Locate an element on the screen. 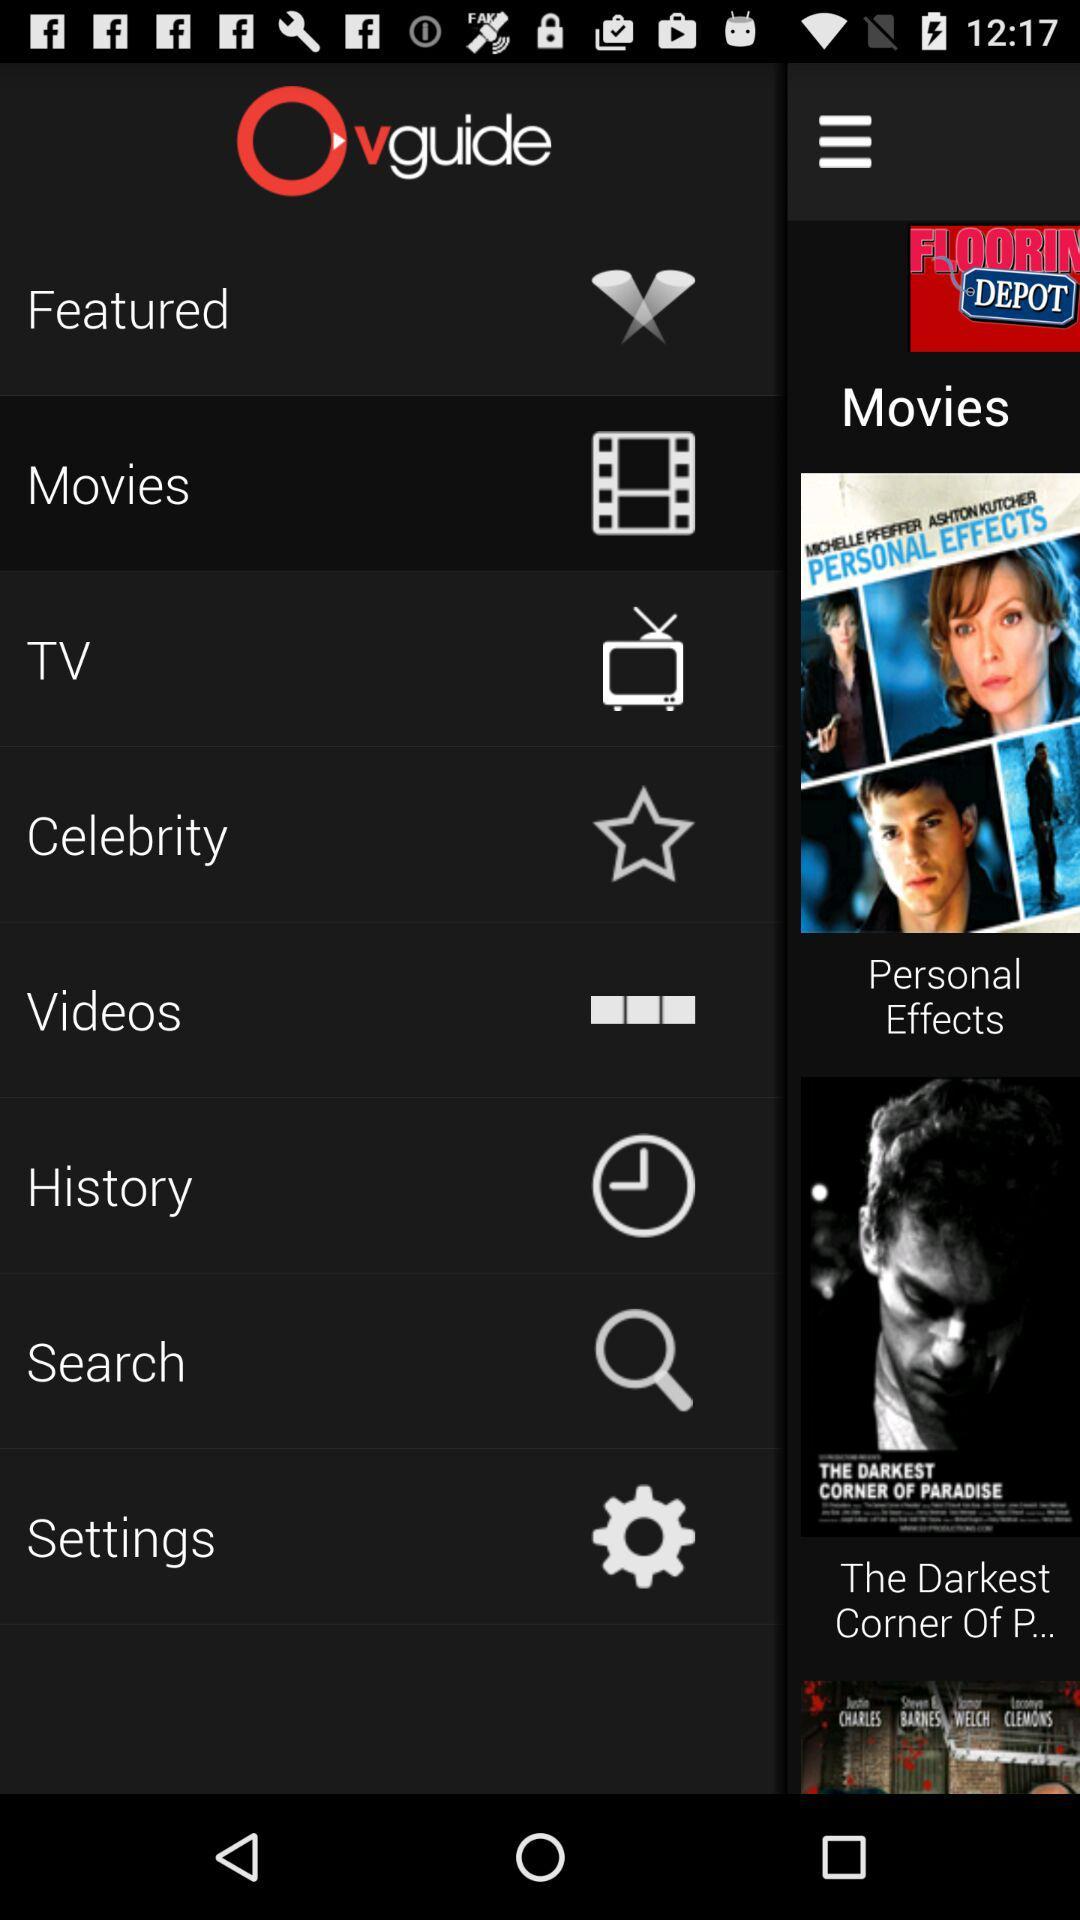 The height and width of the screenshot is (1920, 1080). menu is located at coordinates (845, 140).